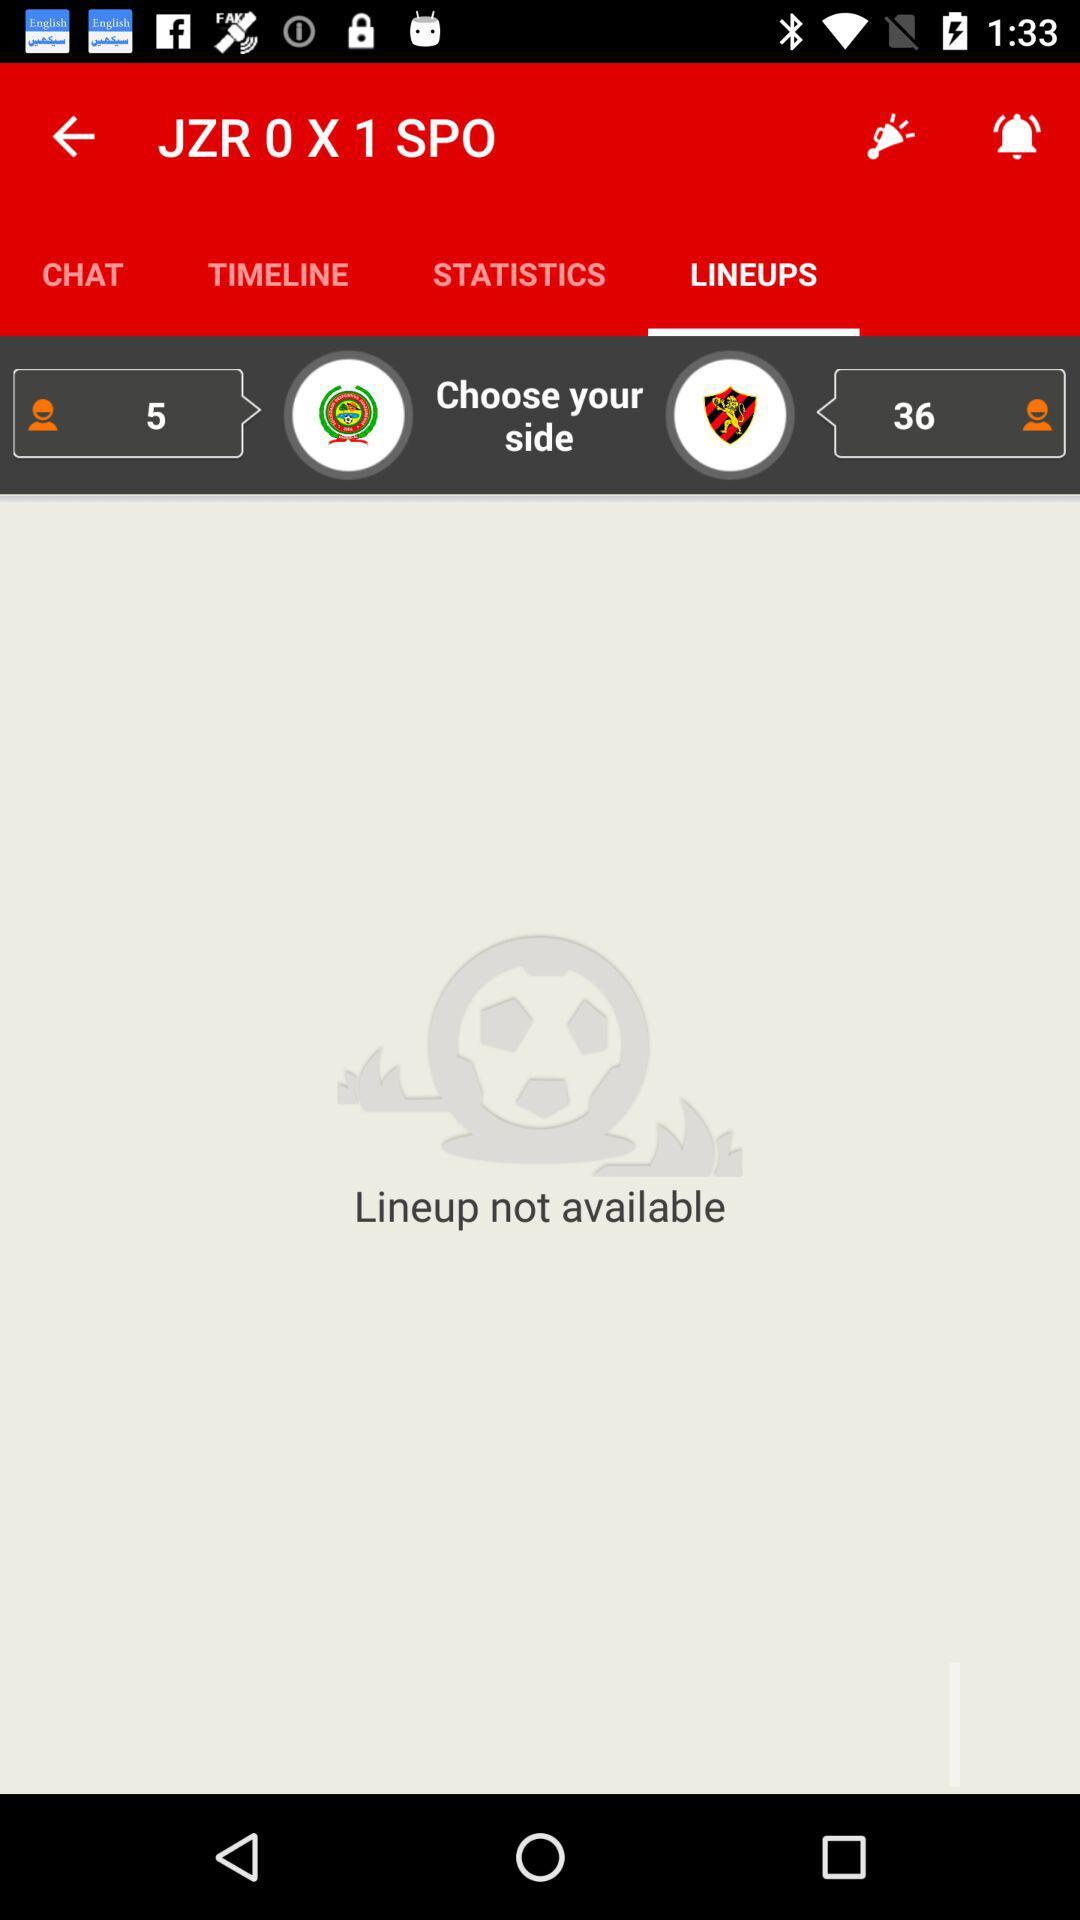  I want to click on 36  icon, so click(941, 413).